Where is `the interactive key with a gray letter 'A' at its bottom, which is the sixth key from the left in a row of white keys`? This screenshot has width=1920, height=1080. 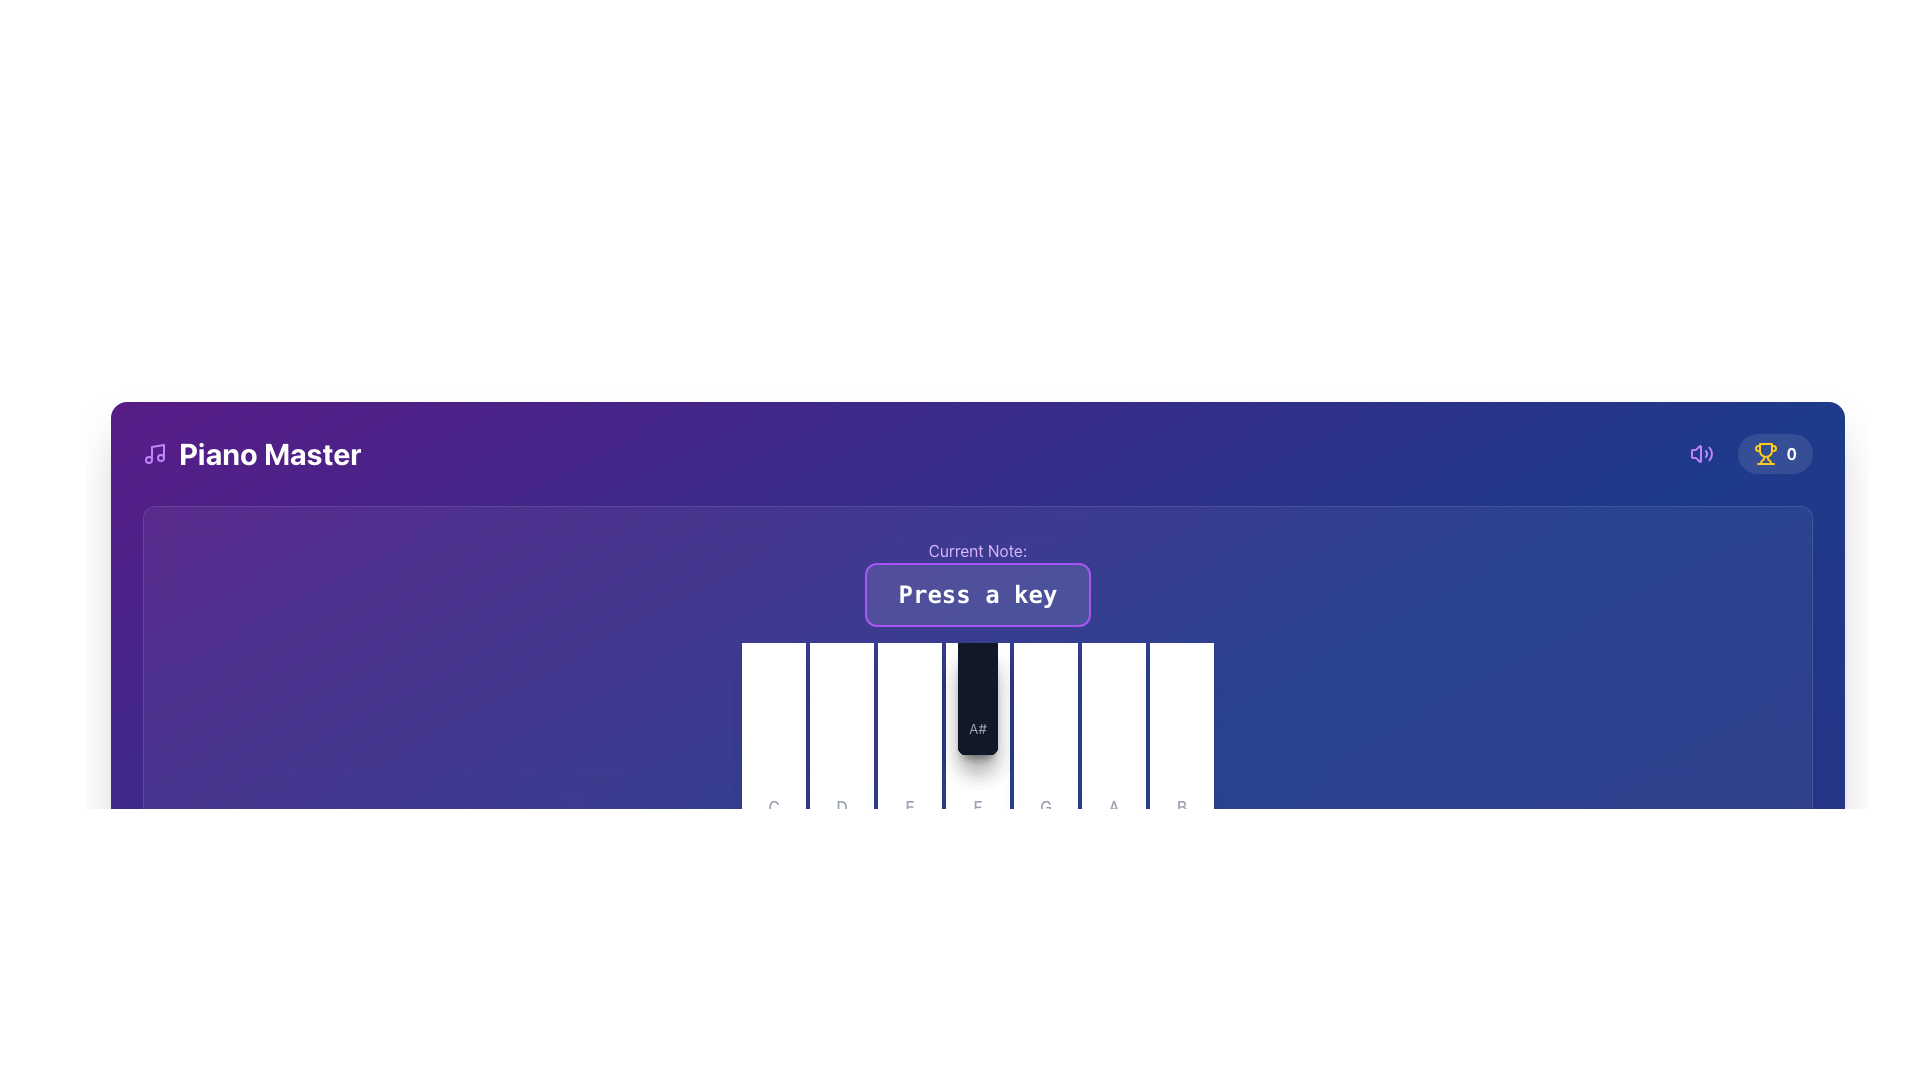
the interactive key with a gray letter 'A' at its bottom, which is the sixth key from the left in a row of white keys is located at coordinates (1112, 739).